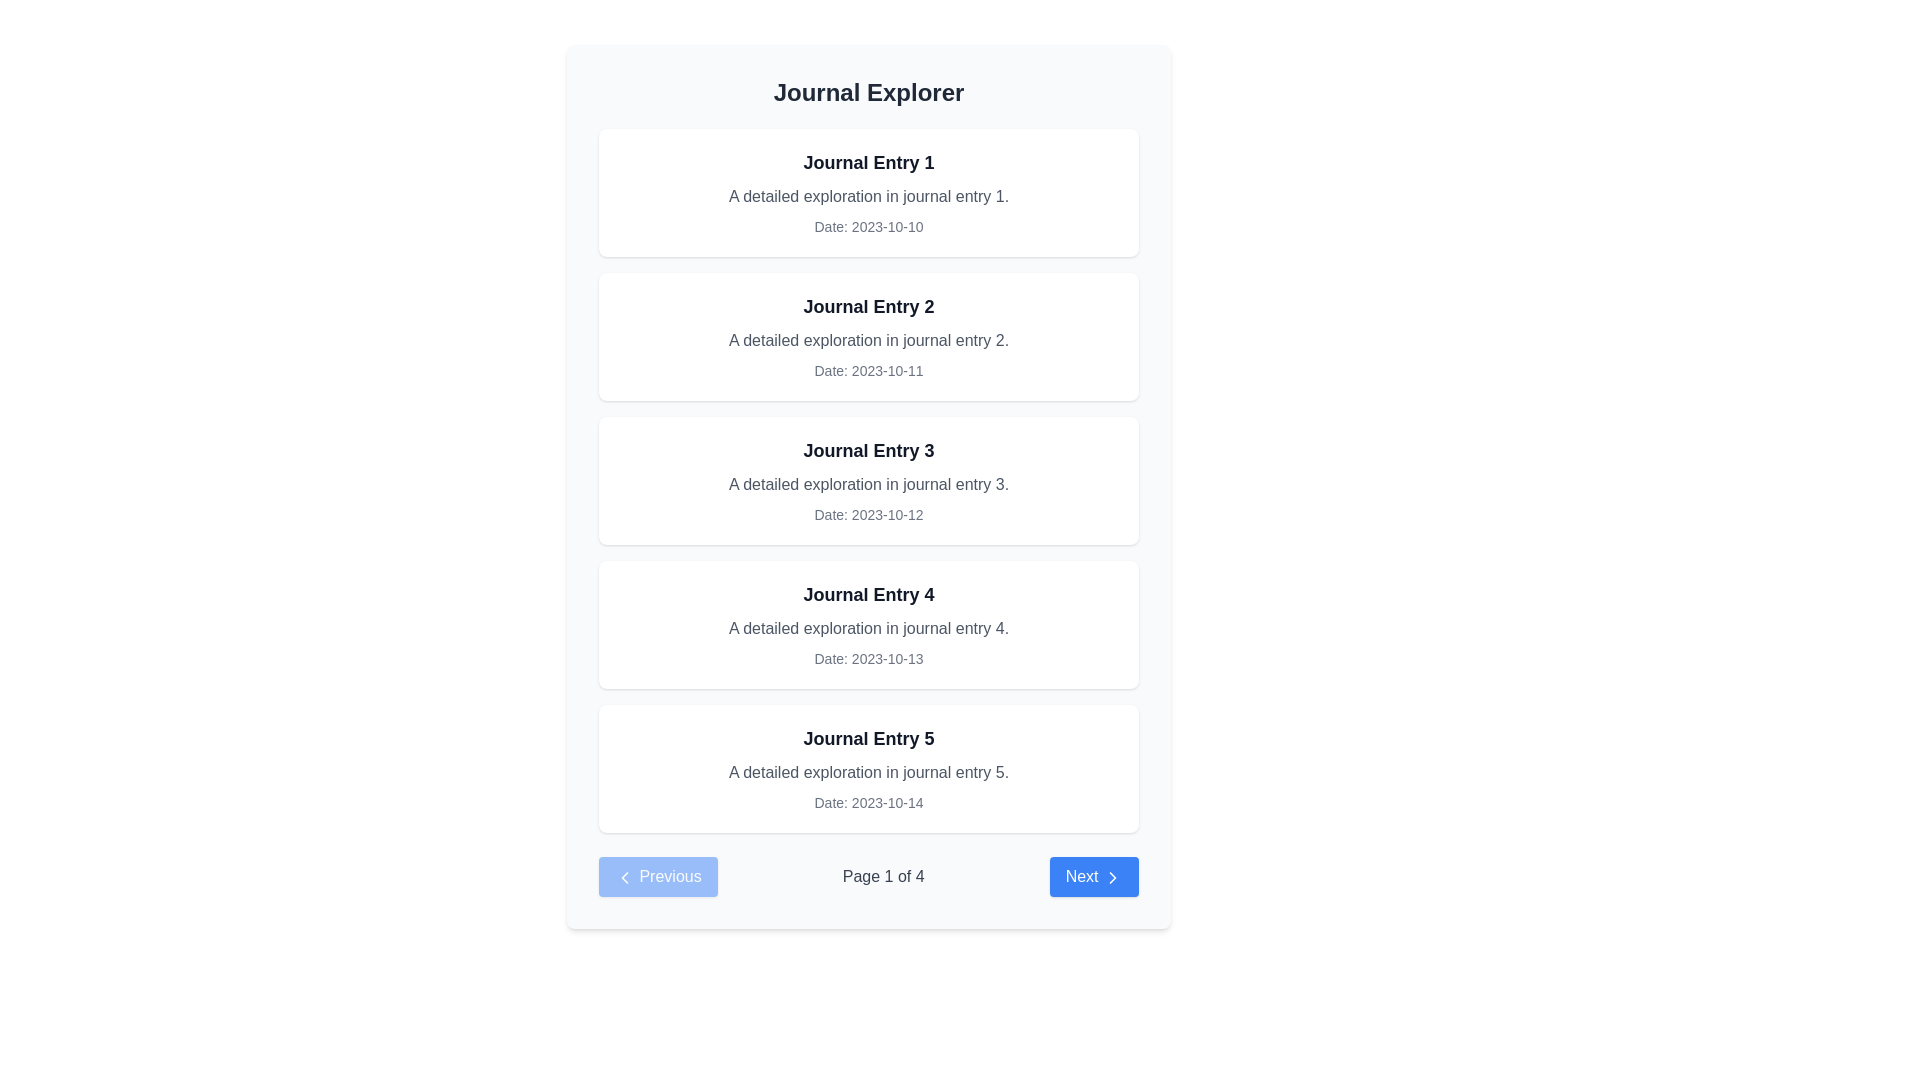 The width and height of the screenshot is (1920, 1080). I want to click on the Text label that displays the current page number and total number of pages, located at the bottom center of the page within the pagination controls area, so click(882, 875).